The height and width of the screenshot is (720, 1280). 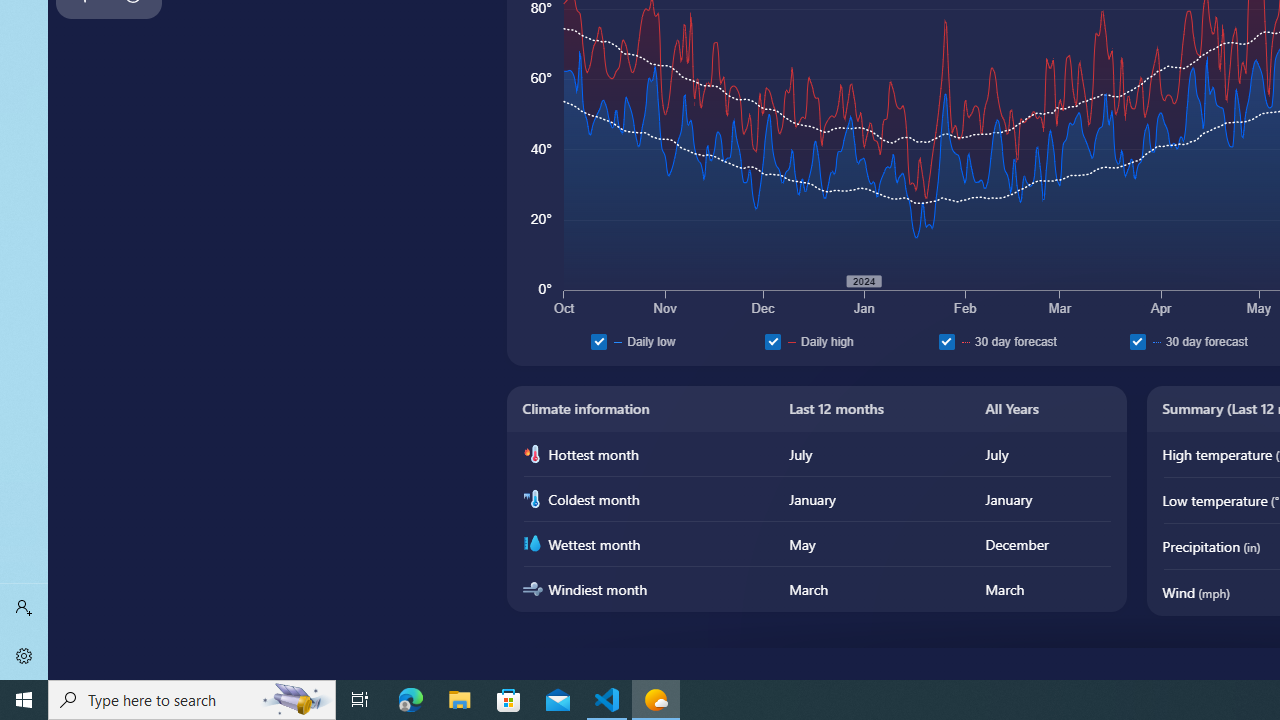 What do you see at coordinates (509, 698) in the screenshot?
I see `'Microsoft Store'` at bounding box center [509, 698].